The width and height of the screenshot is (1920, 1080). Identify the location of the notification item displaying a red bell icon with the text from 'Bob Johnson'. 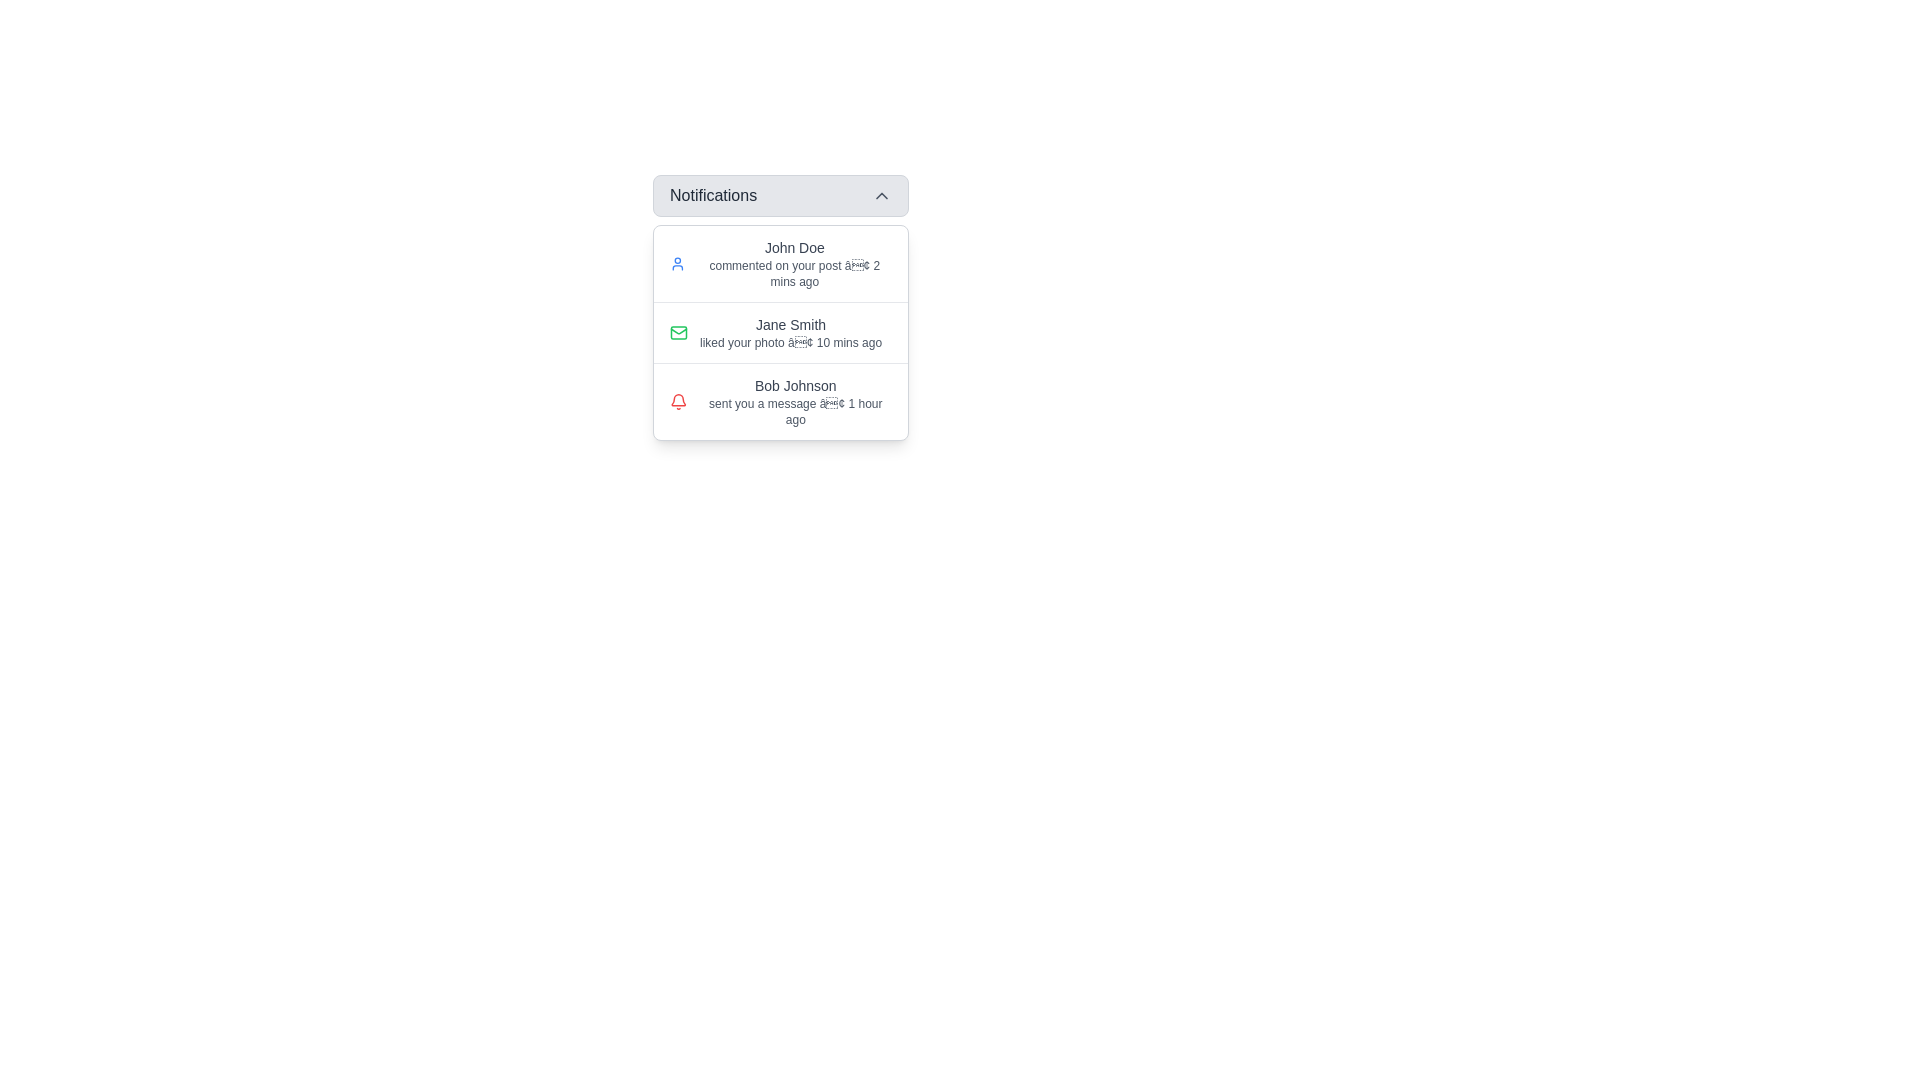
(780, 401).